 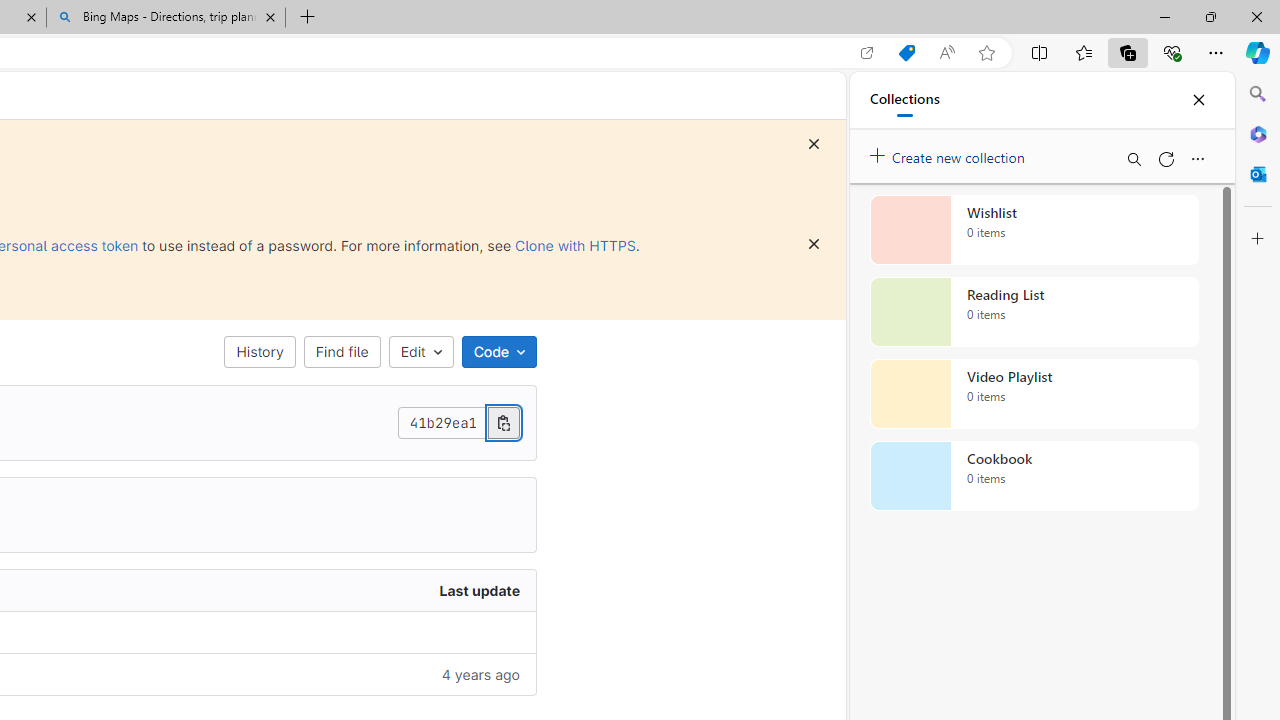 I want to click on 'Shopping in Microsoft Edge', so click(x=905, y=52).